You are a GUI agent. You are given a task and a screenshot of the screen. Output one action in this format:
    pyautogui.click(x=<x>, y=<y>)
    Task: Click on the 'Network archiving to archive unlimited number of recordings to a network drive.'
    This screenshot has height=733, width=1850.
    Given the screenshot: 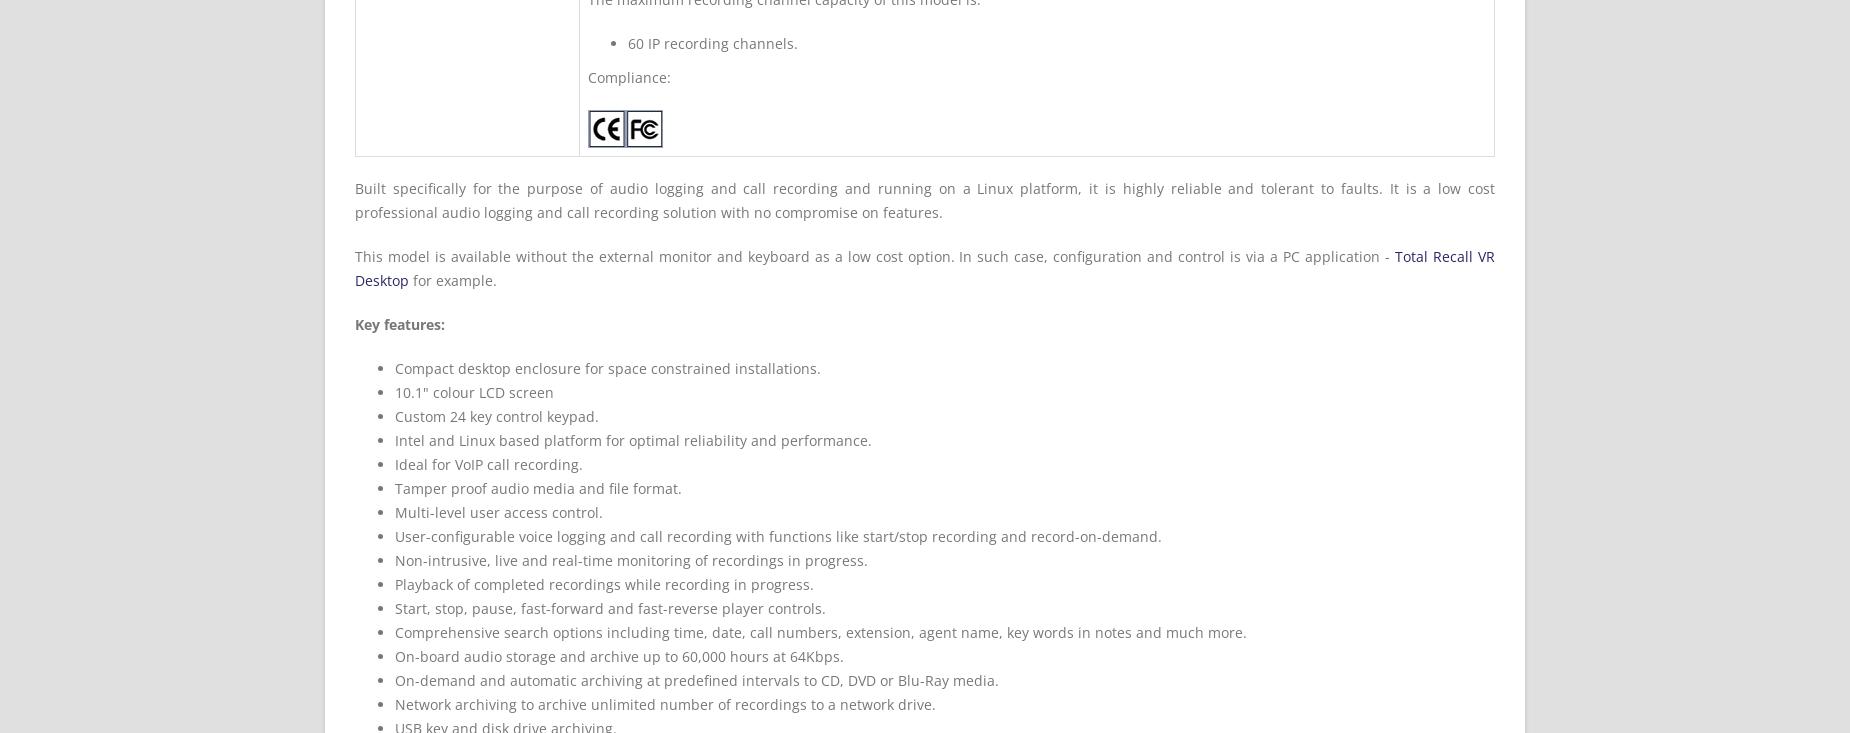 What is the action you would take?
    pyautogui.click(x=665, y=704)
    